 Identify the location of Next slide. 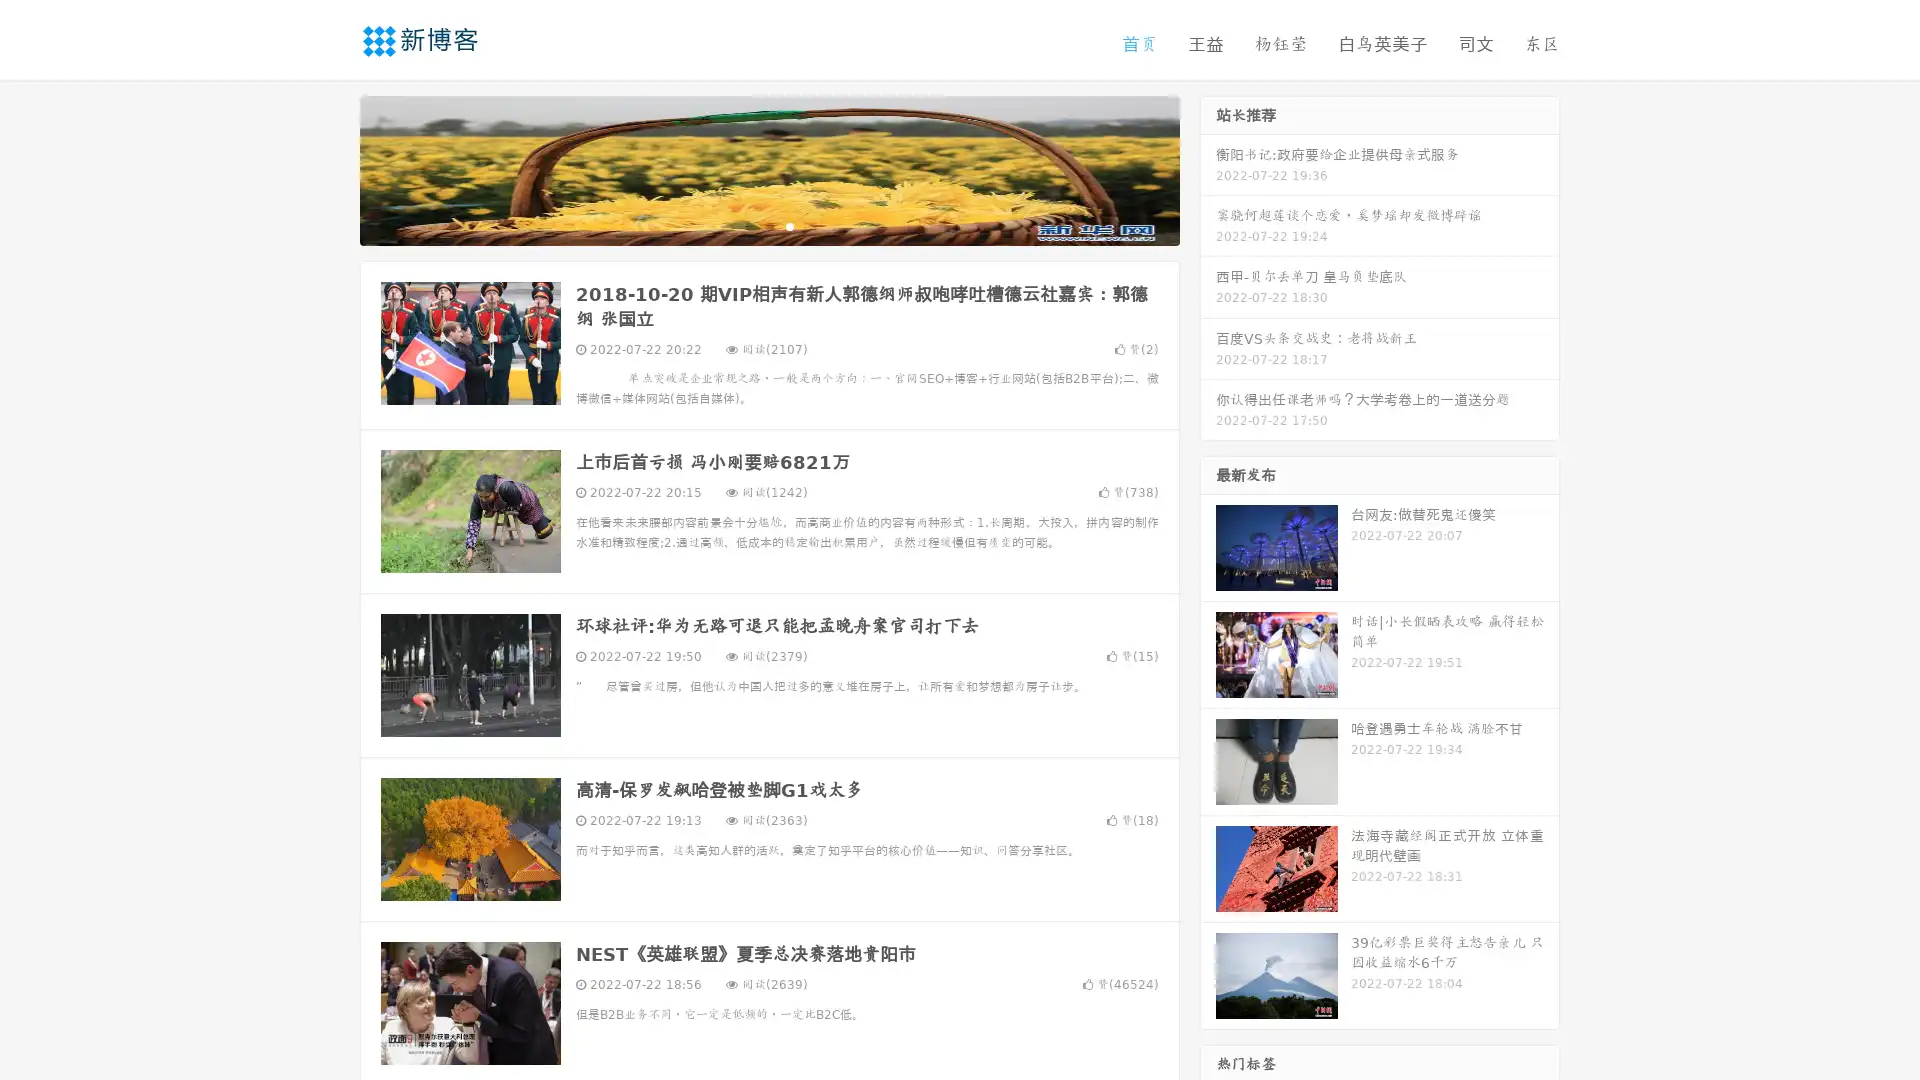
(1208, 168).